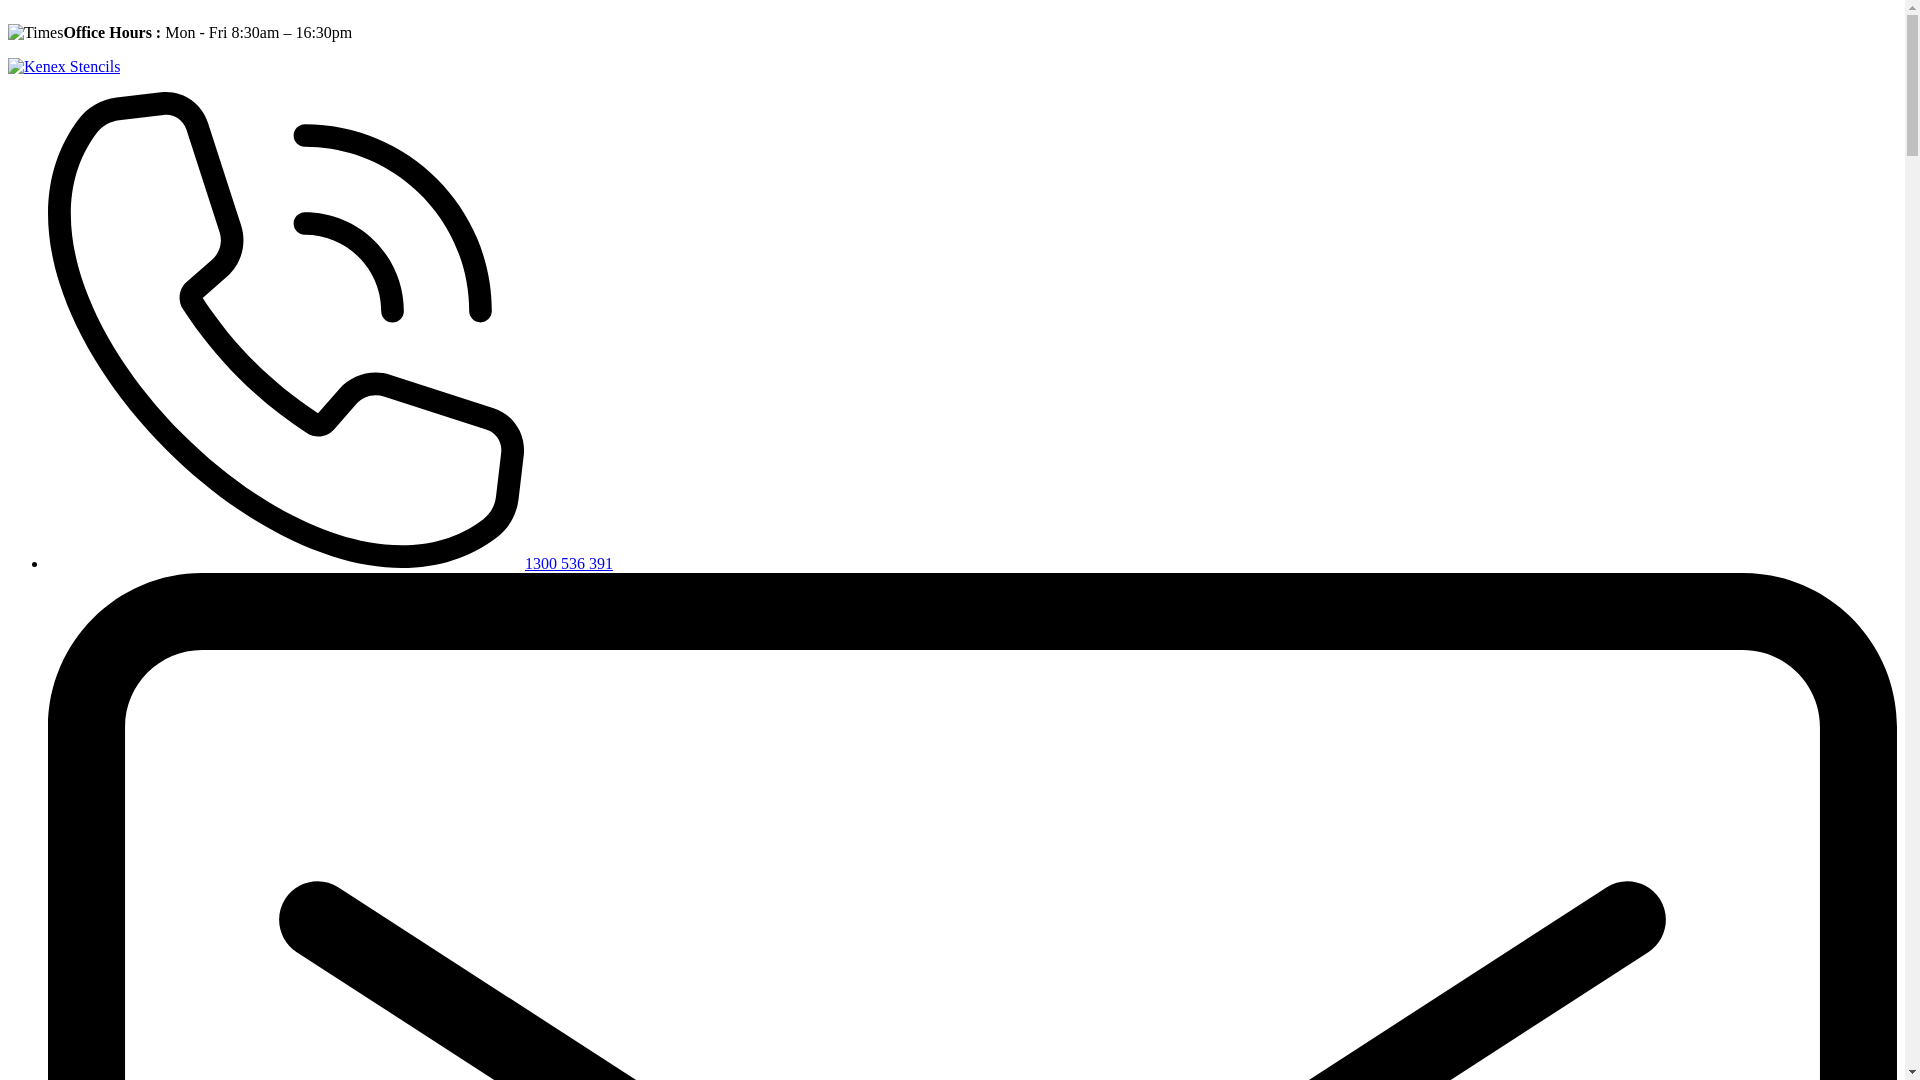 This screenshot has width=1920, height=1080. I want to click on 'Times', so click(35, 33).